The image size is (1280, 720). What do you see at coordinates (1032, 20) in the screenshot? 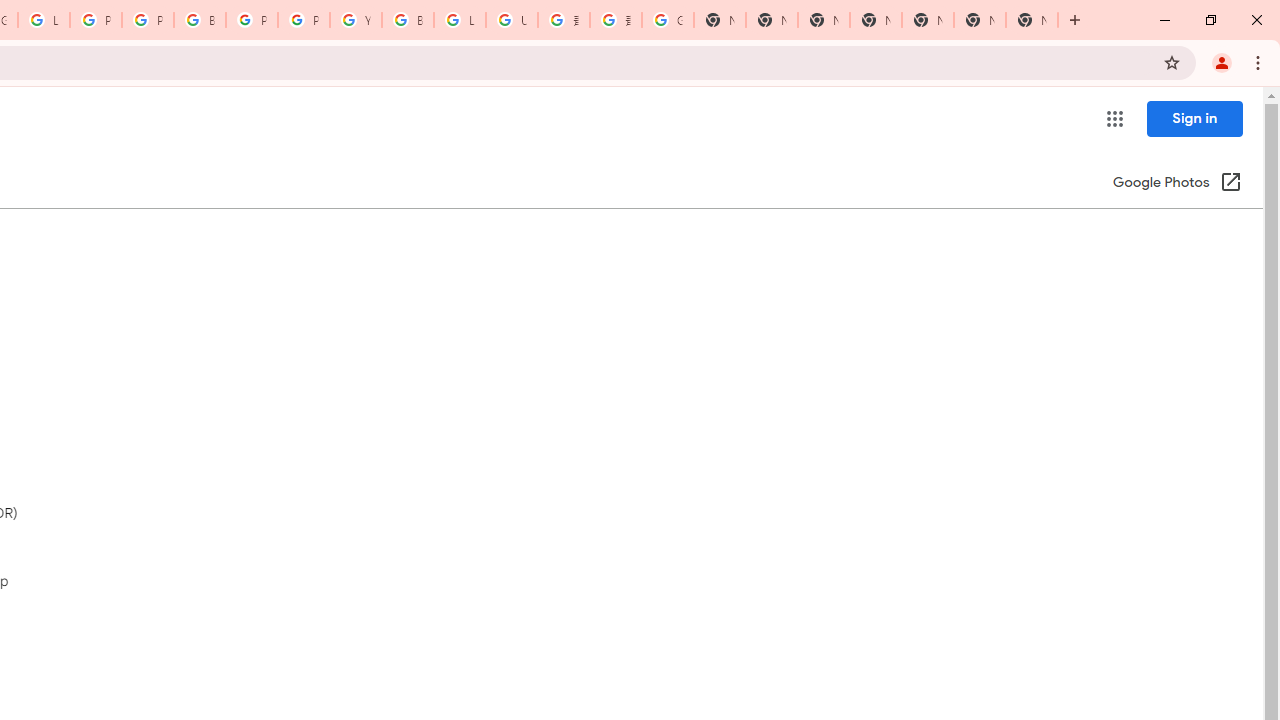
I see `'New Tab'` at bounding box center [1032, 20].